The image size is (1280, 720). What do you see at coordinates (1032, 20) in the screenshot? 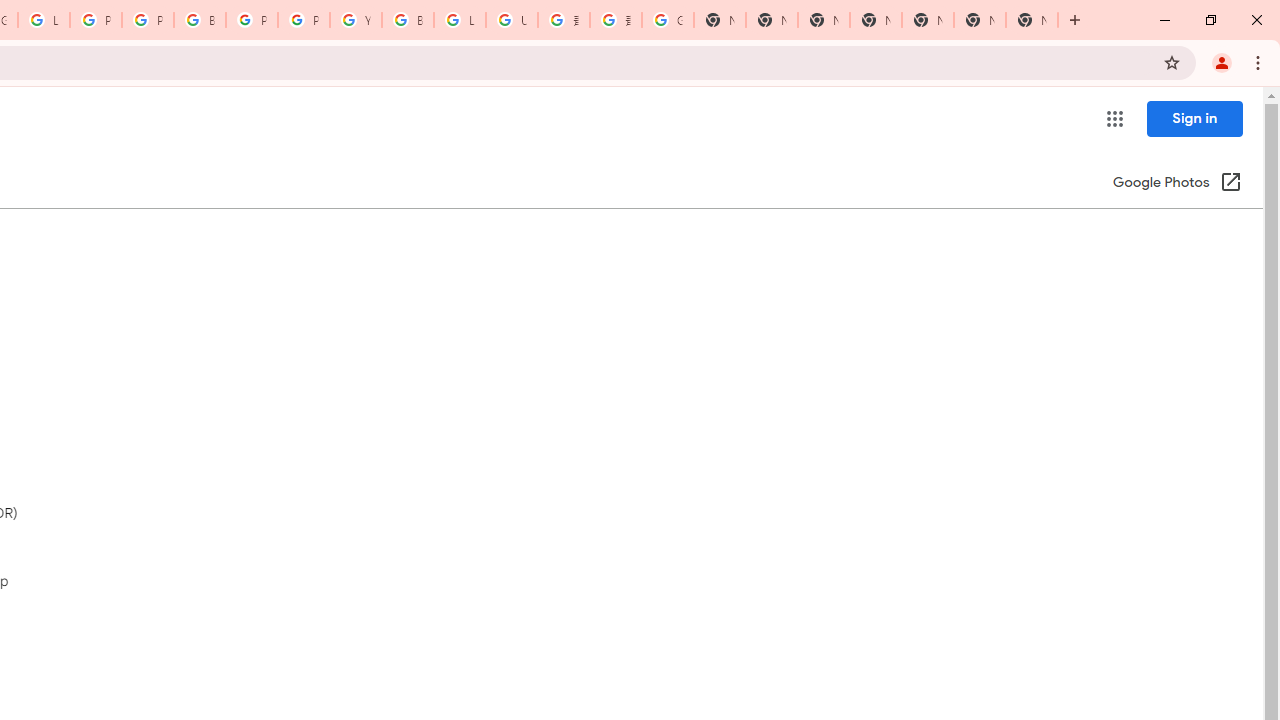
I see `'New Tab'` at bounding box center [1032, 20].